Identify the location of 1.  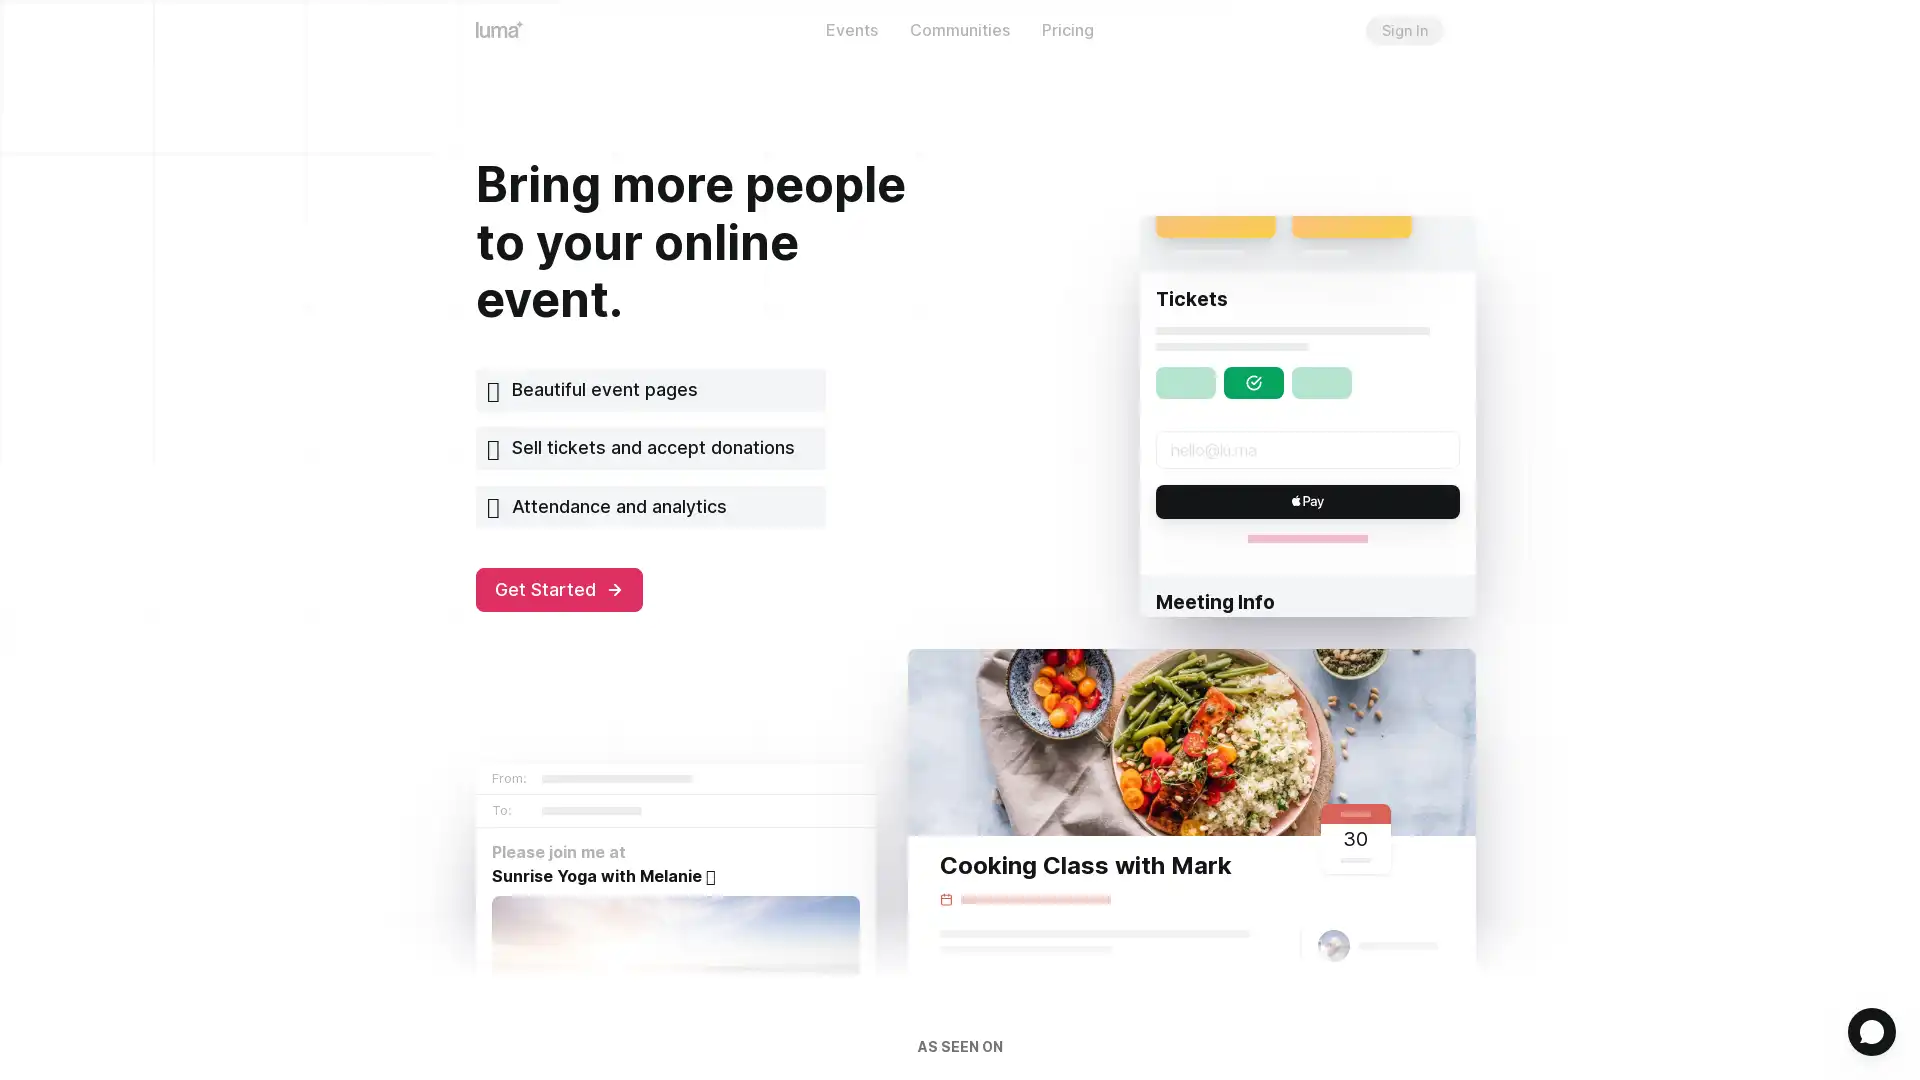
(1871, 1032).